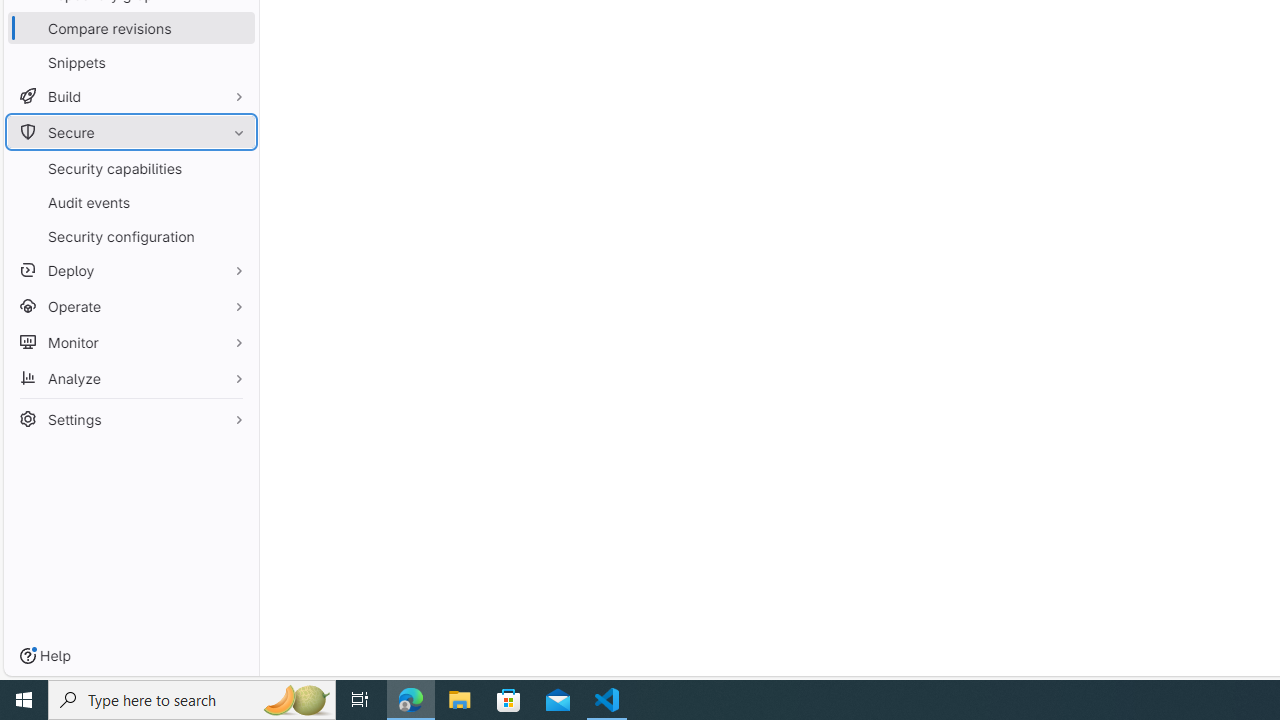 The width and height of the screenshot is (1280, 720). Describe the element at coordinates (130, 28) in the screenshot. I see `'Compare revisions'` at that location.